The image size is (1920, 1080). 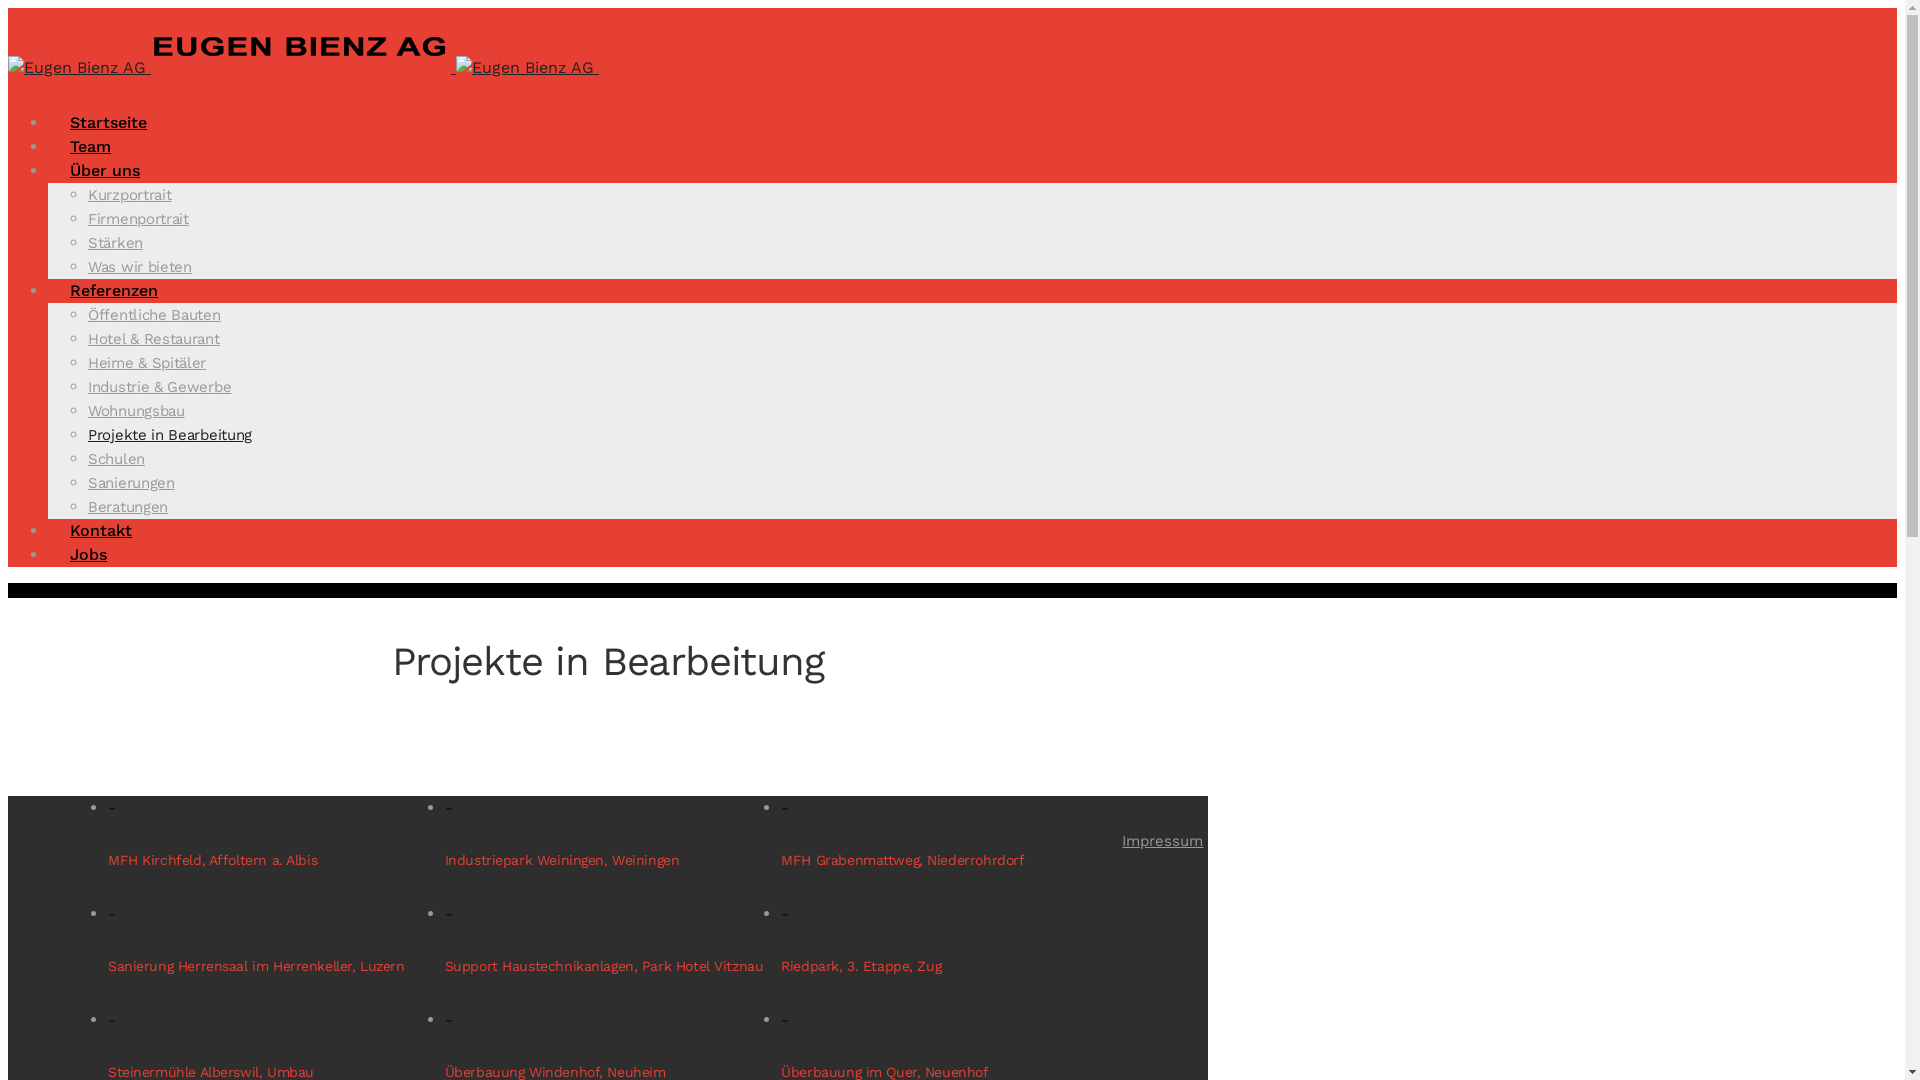 What do you see at coordinates (130, 482) in the screenshot?
I see `'Sanierungen'` at bounding box center [130, 482].